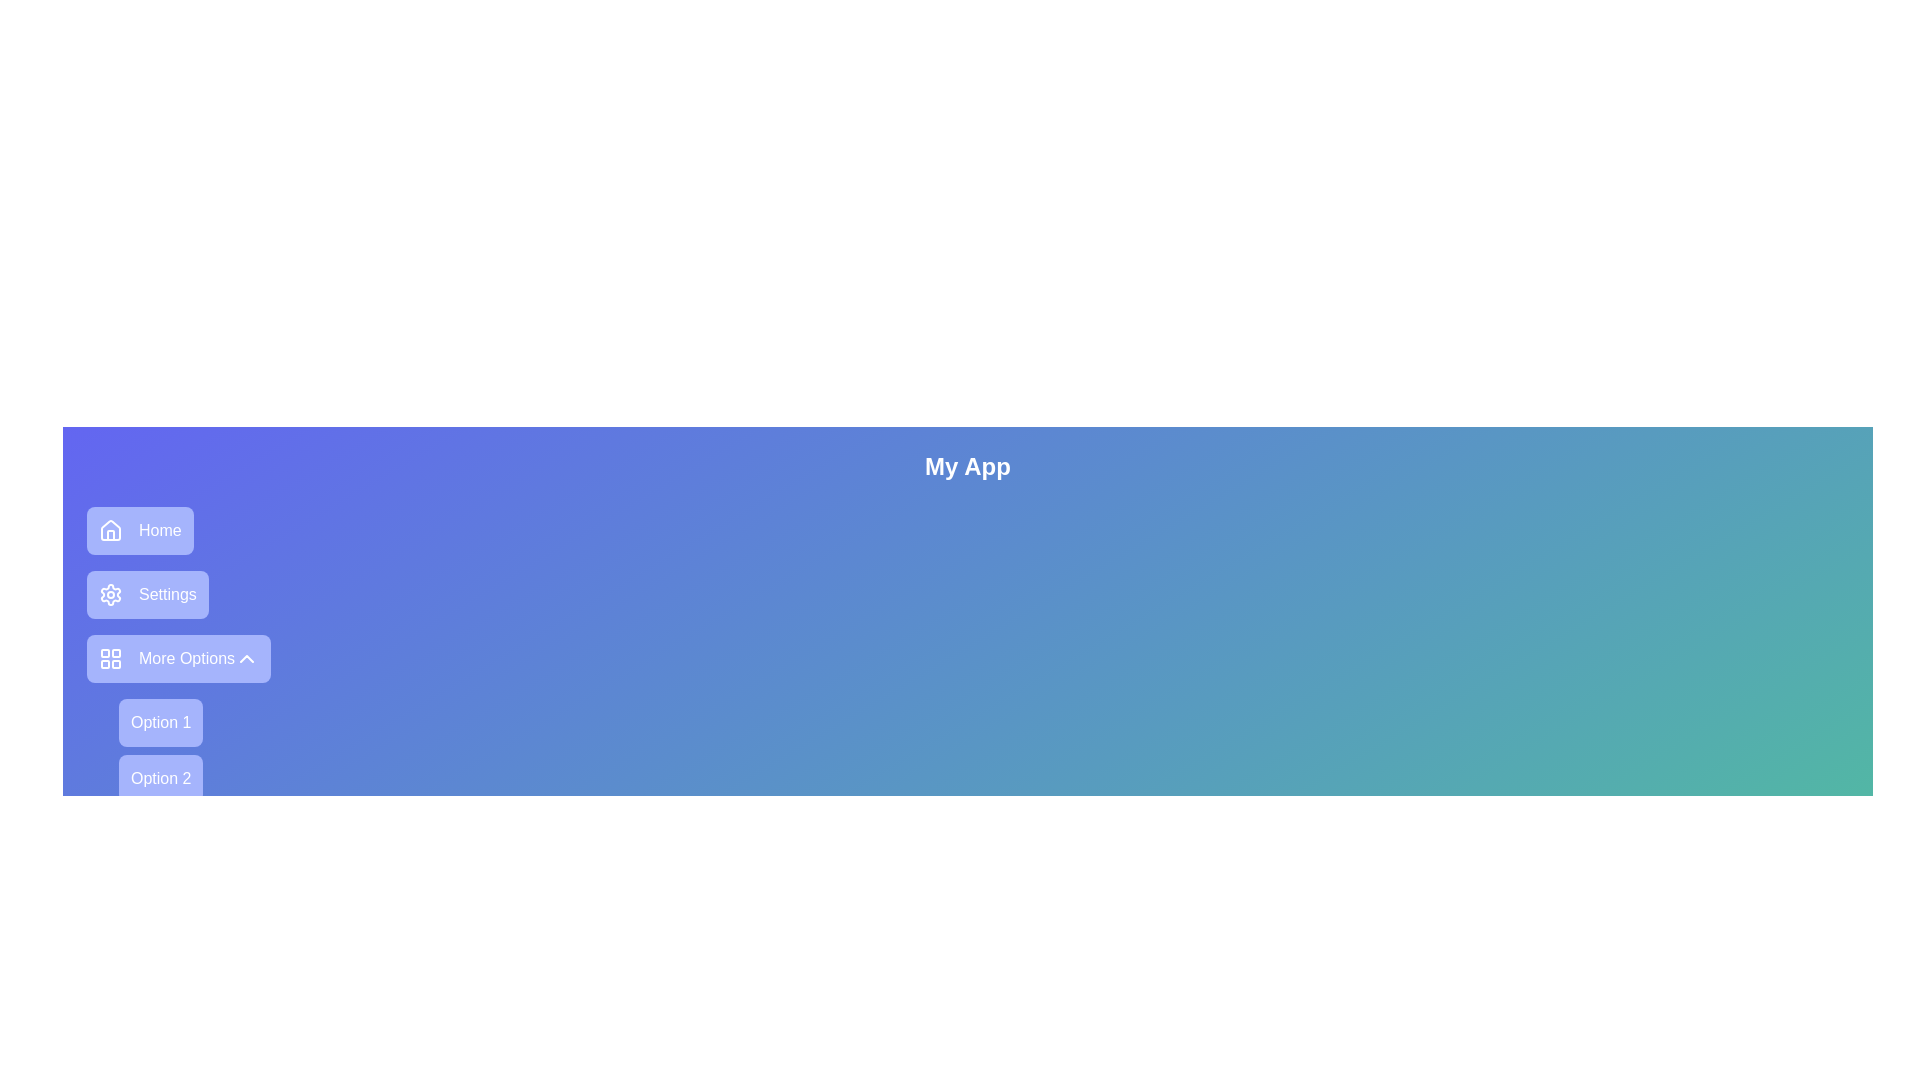 This screenshot has width=1920, height=1080. What do you see at coordinates (161, 778) in the screenshot?
I see `the button labeled 'Option 2' which has a purple background and white text` at bounding box center [161, 778].